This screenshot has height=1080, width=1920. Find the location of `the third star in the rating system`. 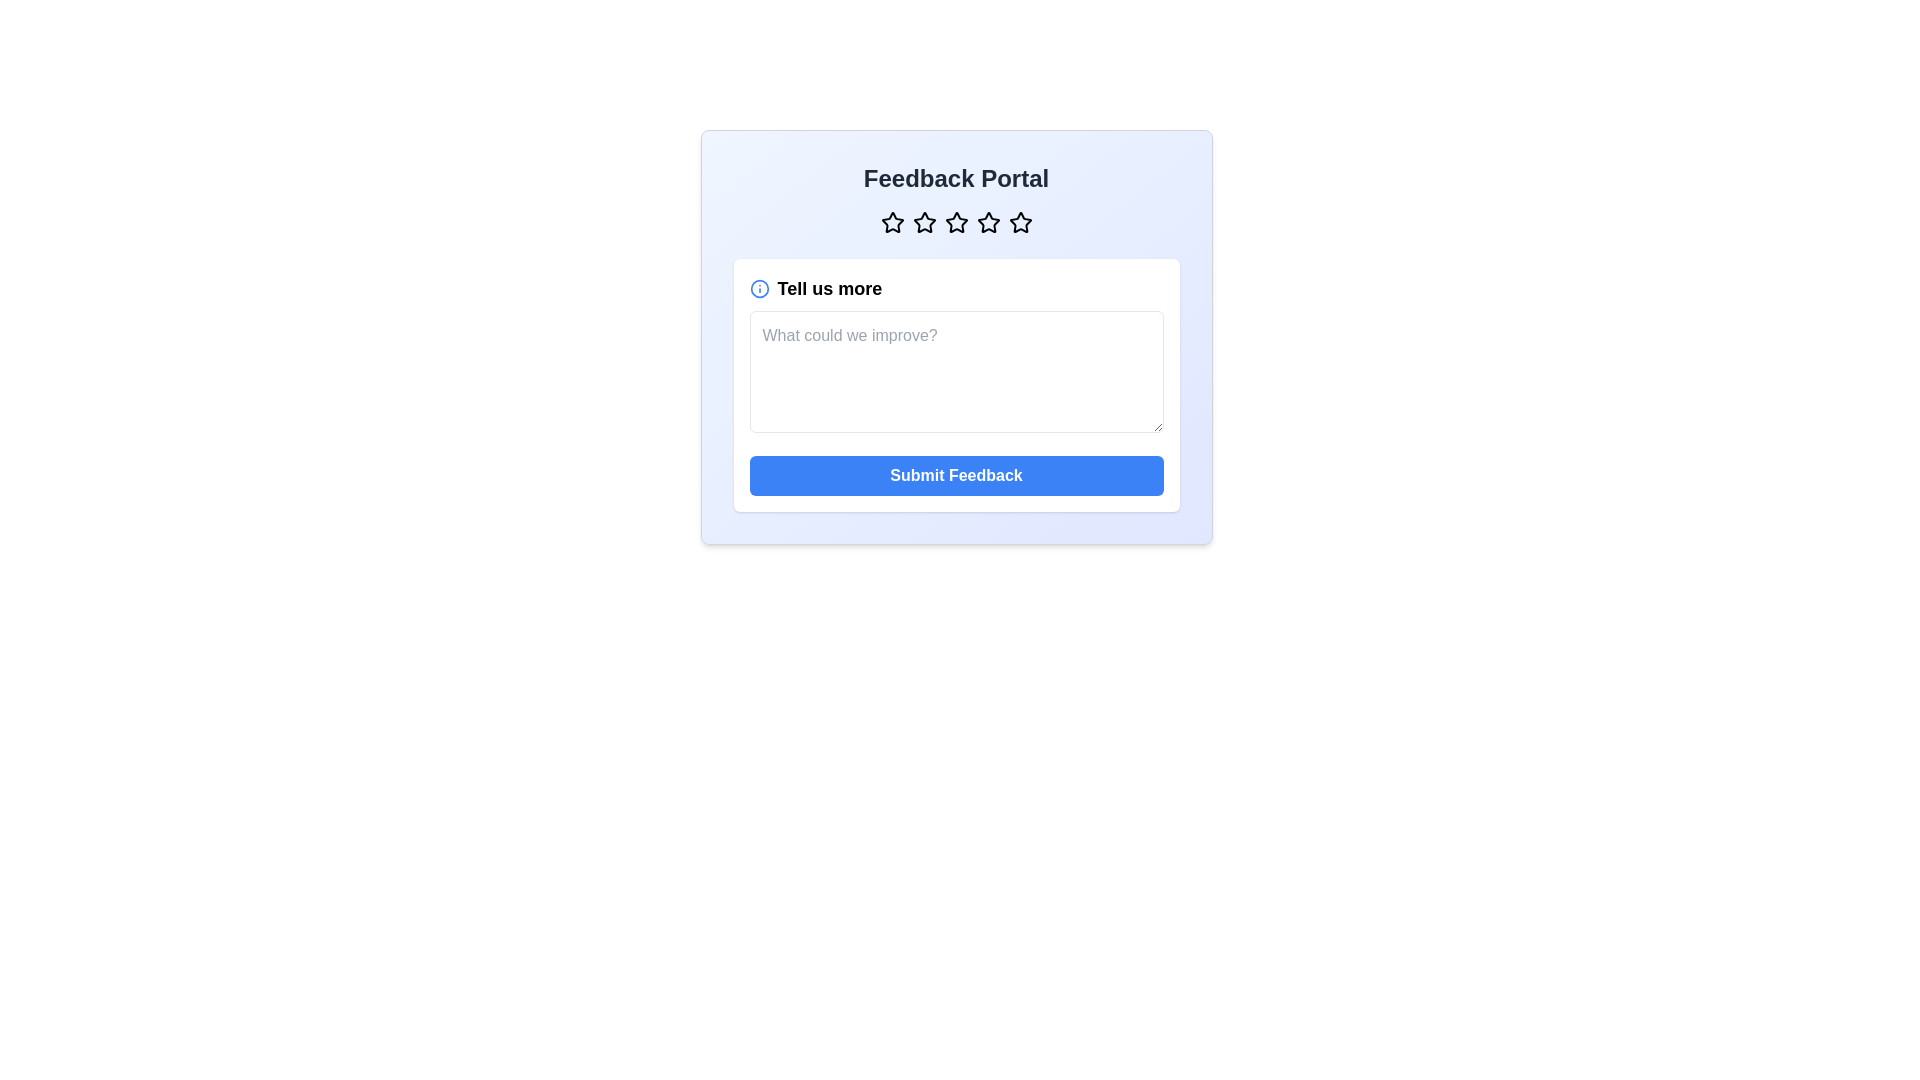

the third star in the rating system is located at coordinates (923, 223).